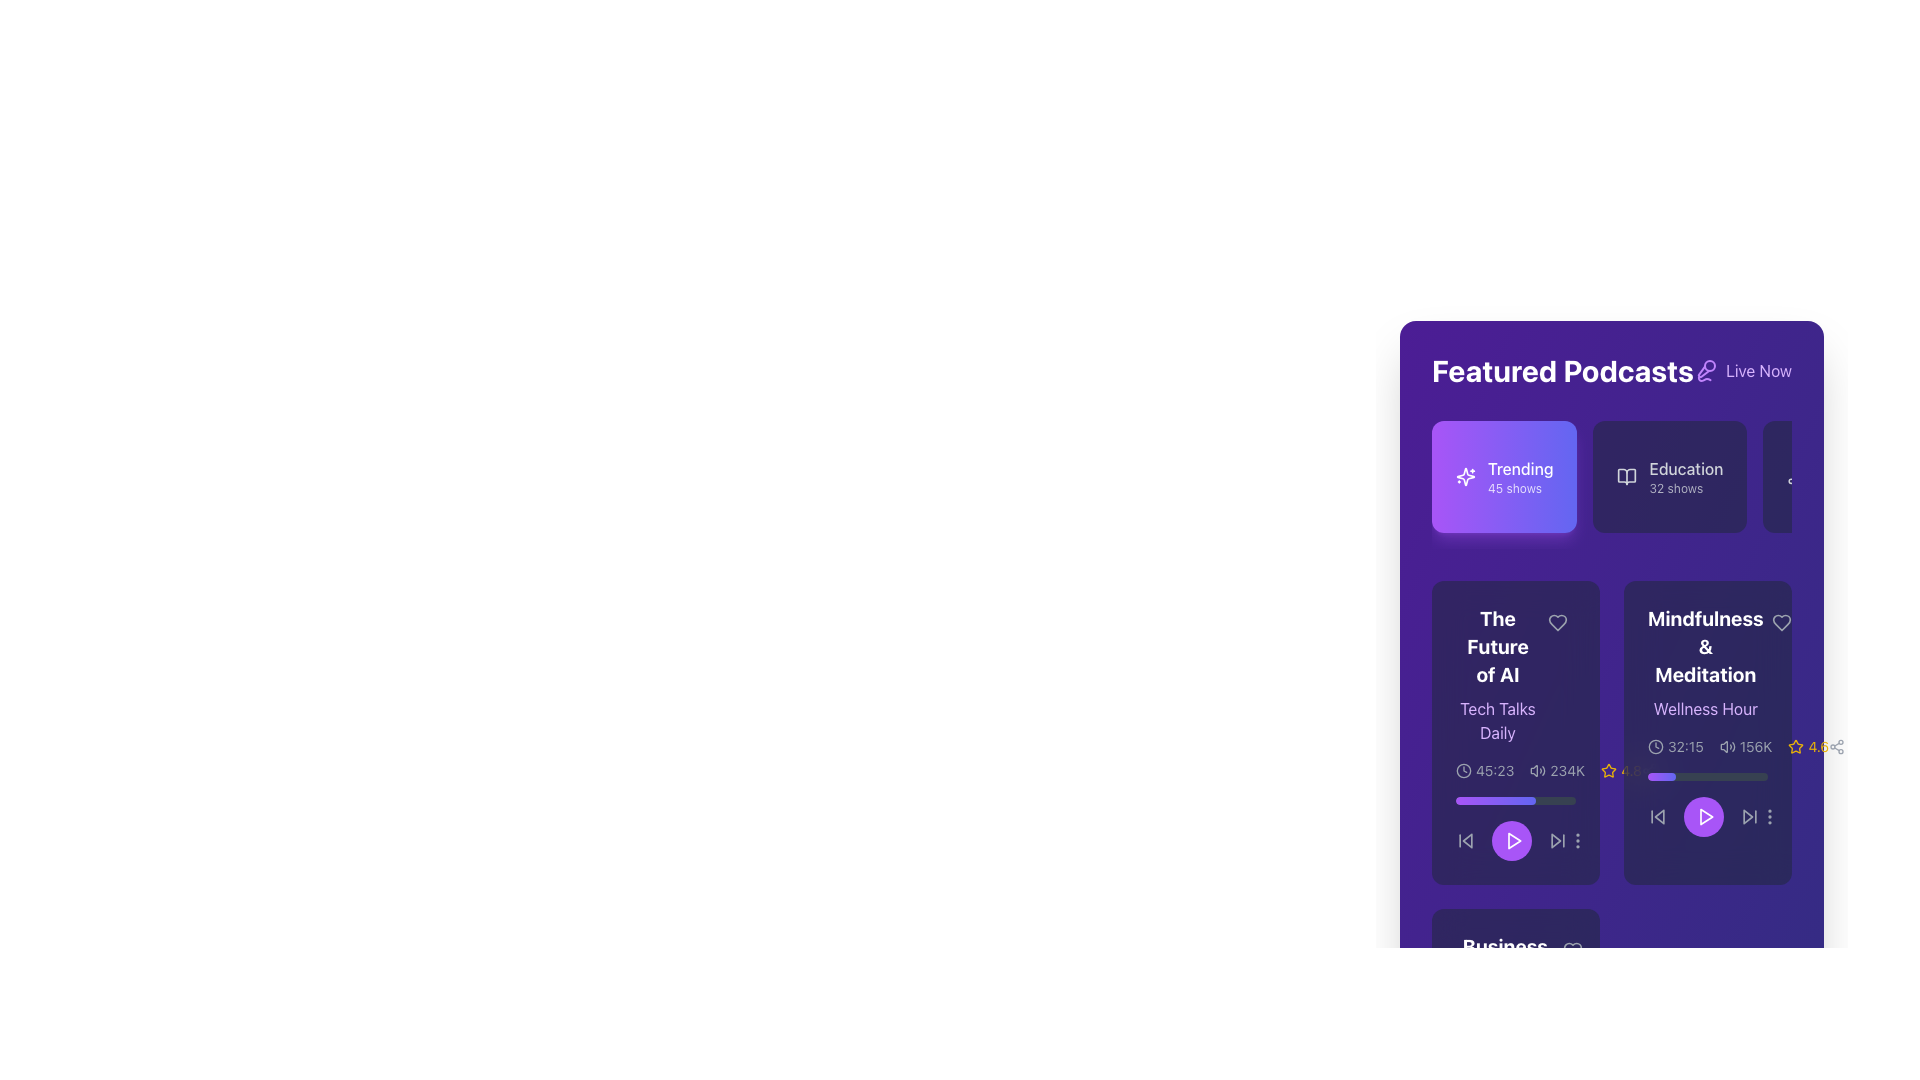 This screenshot has width=1920, height=1080. What do you see at coordinates (1726, 747) in the screenshot?
I see `the volume icon with two sound wave arcs located within the 'Mindfulness & Meditation' podcast card, positioned to the right of the time indicator (32:15) and left of the text '156K.'` at bounding box center [1726, 747].